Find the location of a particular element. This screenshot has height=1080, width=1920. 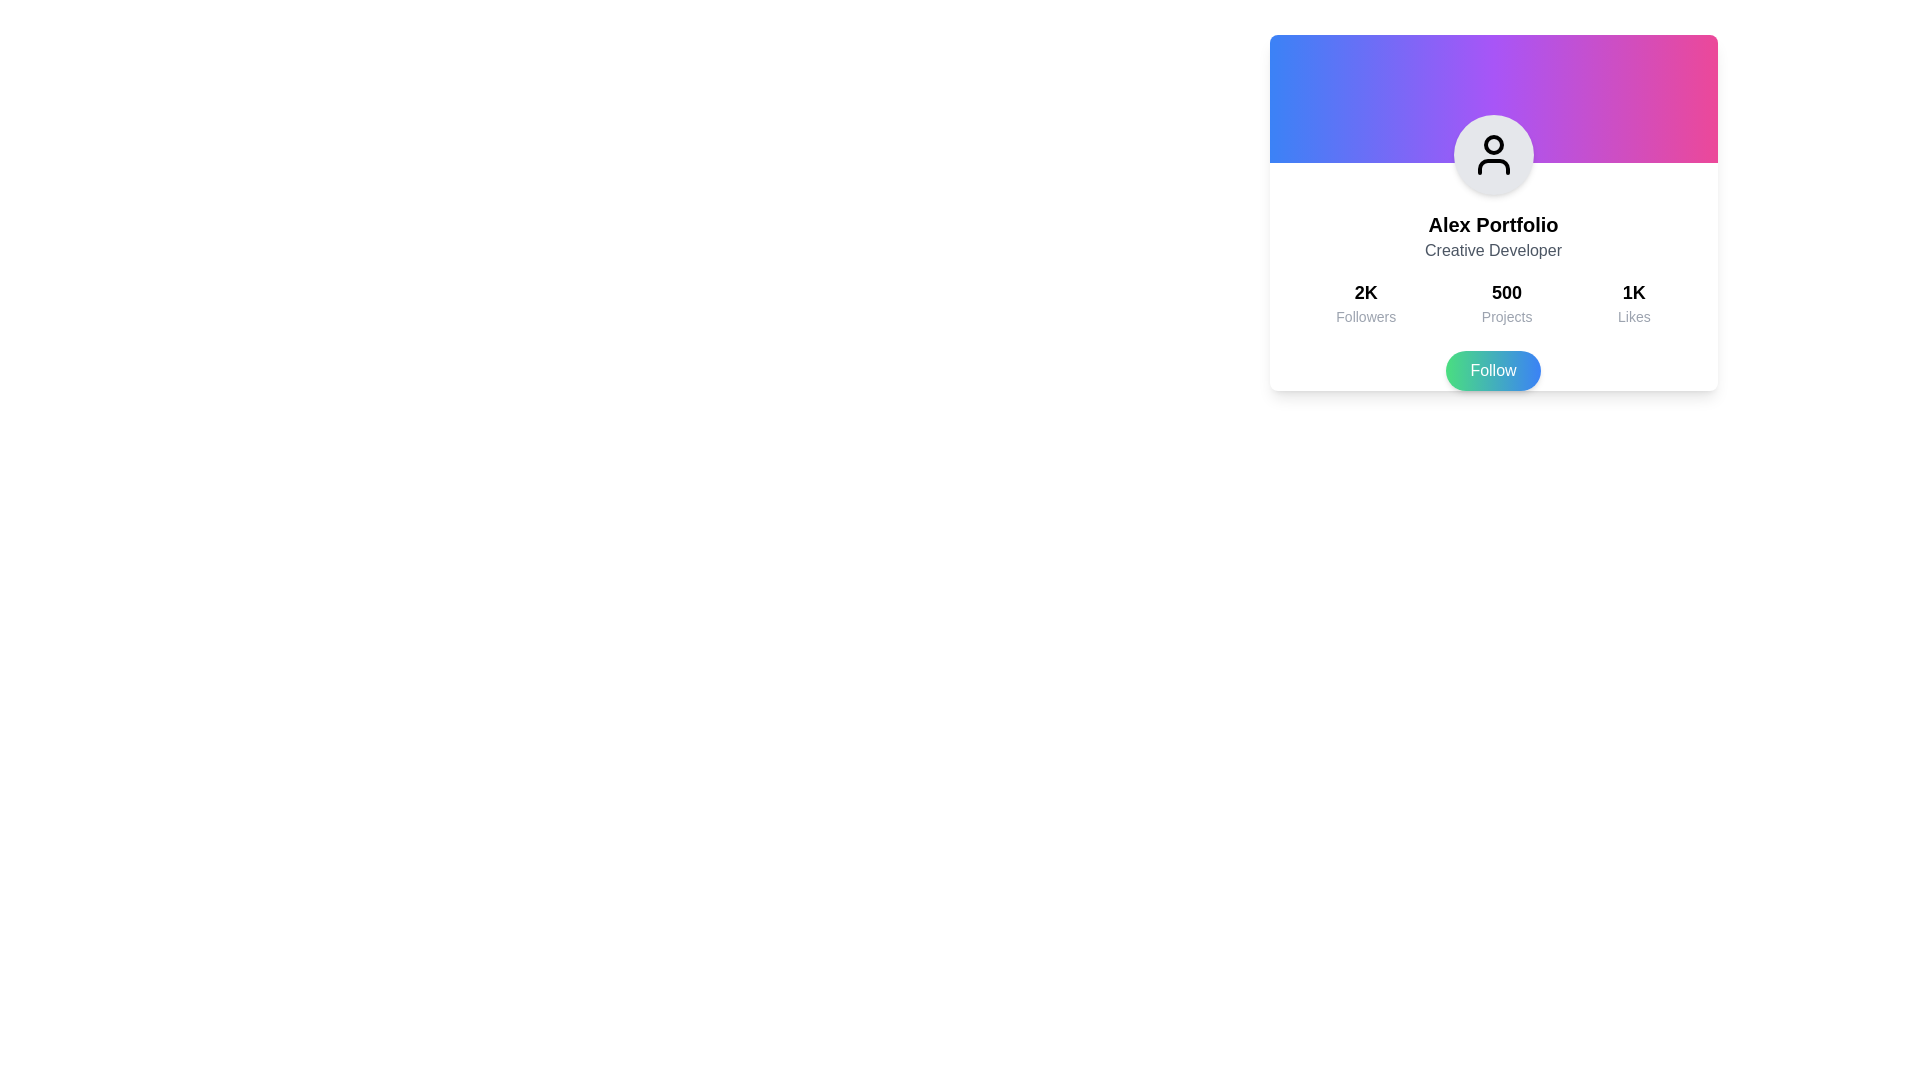

bold text label displaying '2K', which is located above the word 'Followers' in the informational section about followers is located at coordinates (1365, 293).